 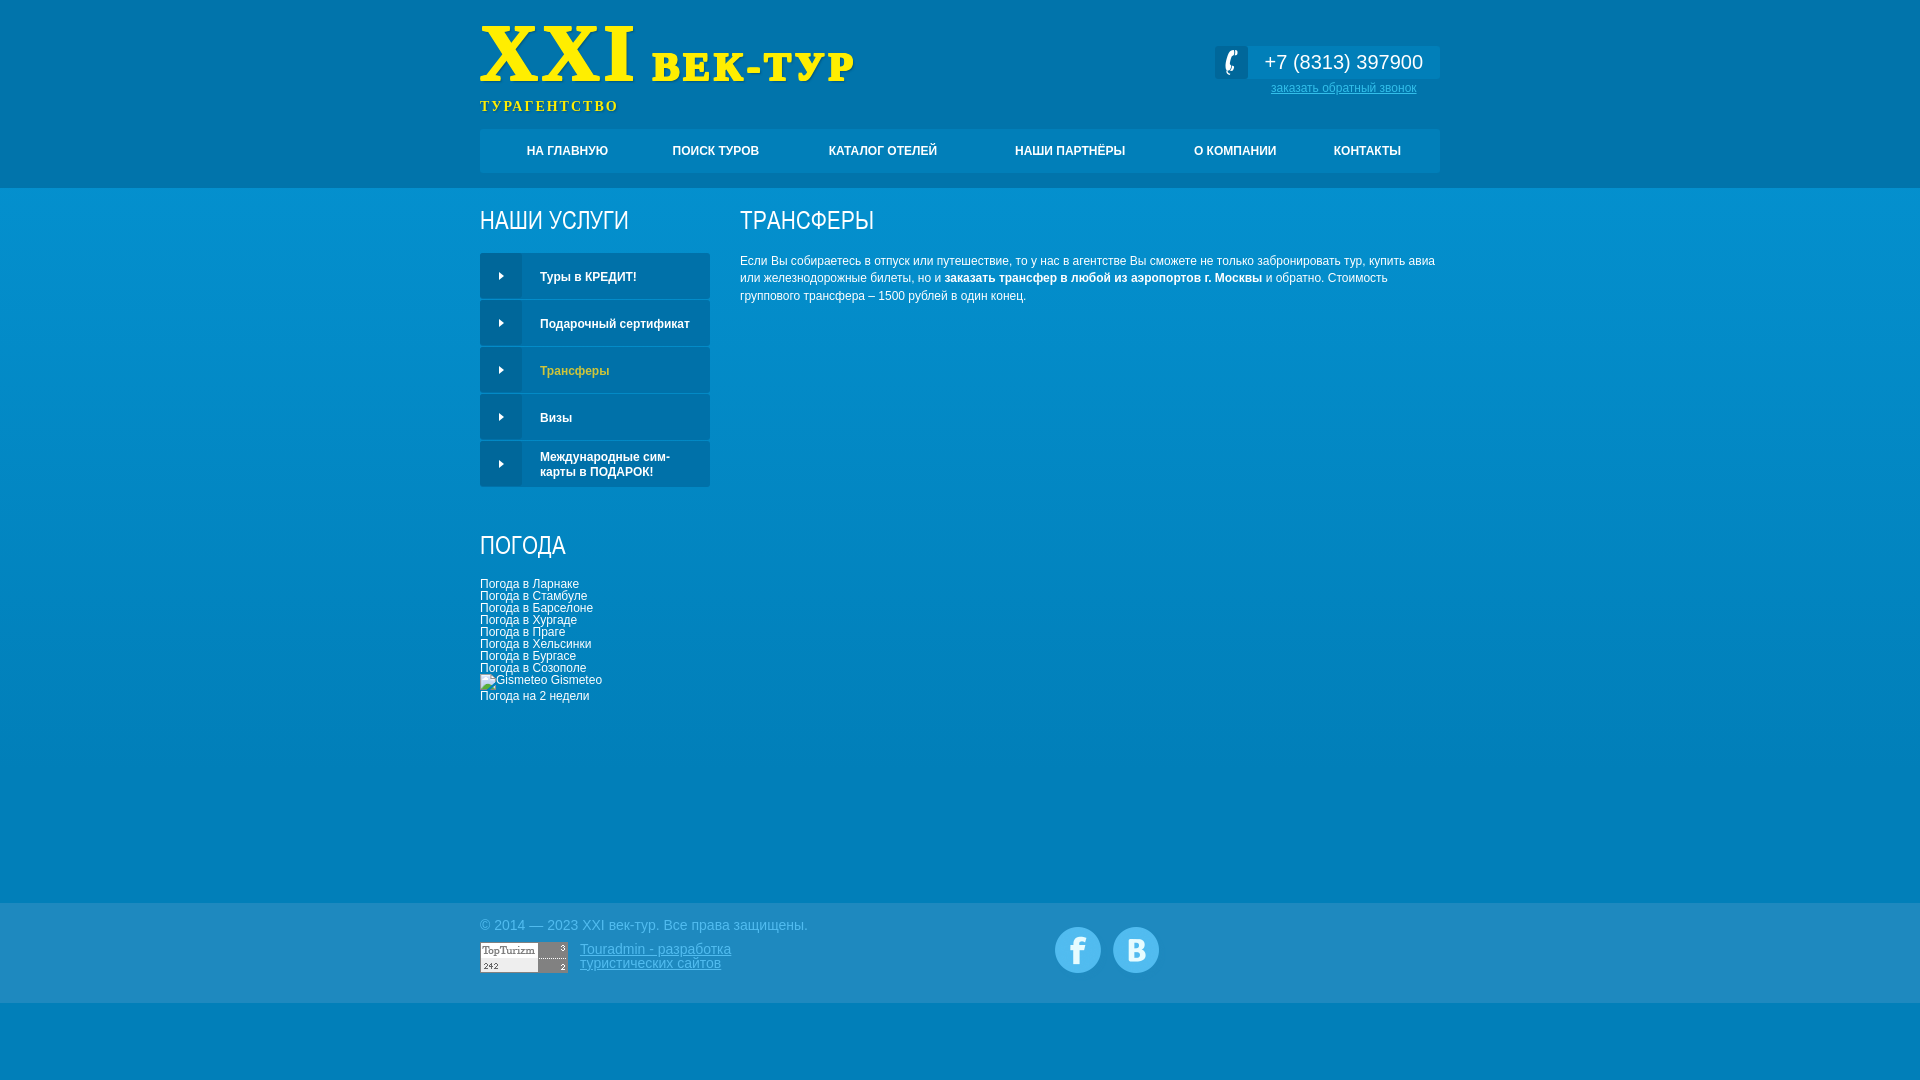 What do you see at coordinates (513, 681) in the screenshot?
I see `'Gismeteo'` at bounding box center [513, 681].